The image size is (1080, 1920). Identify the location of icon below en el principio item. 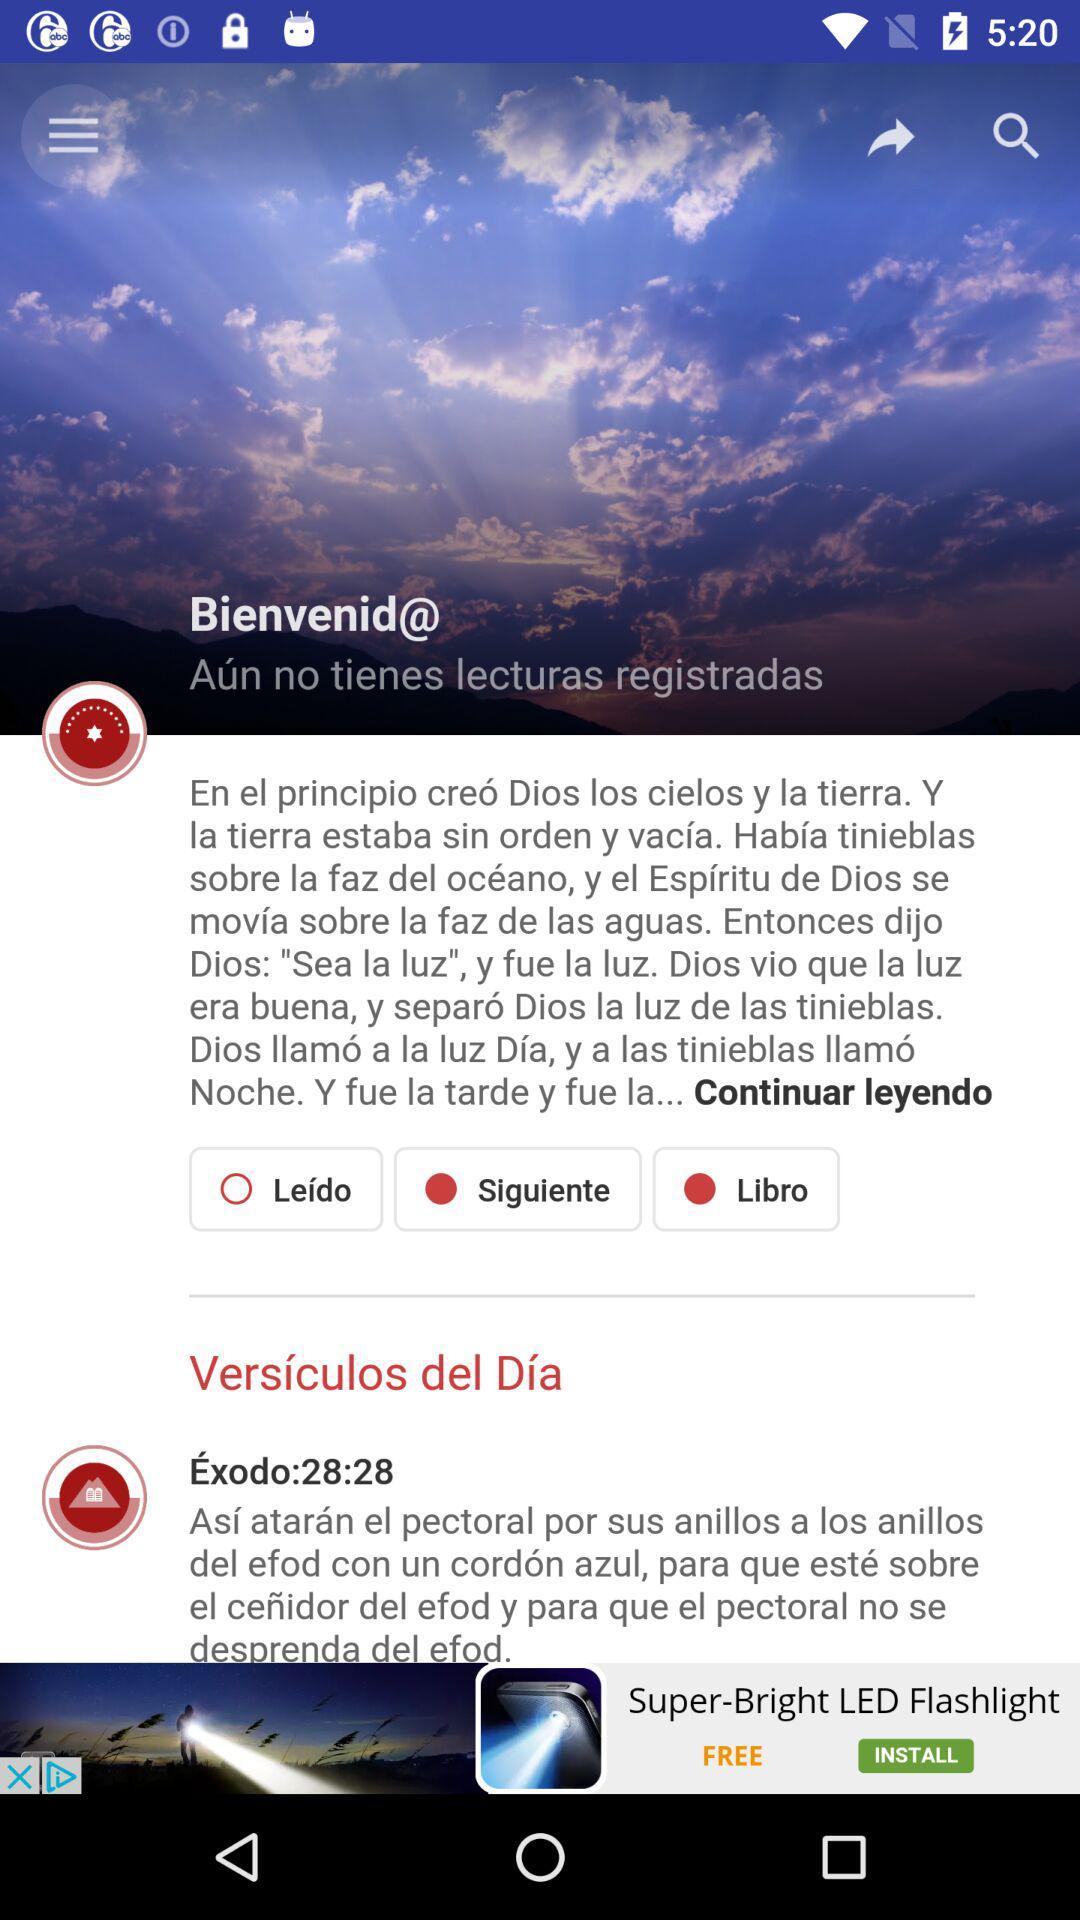
(516, 1189).